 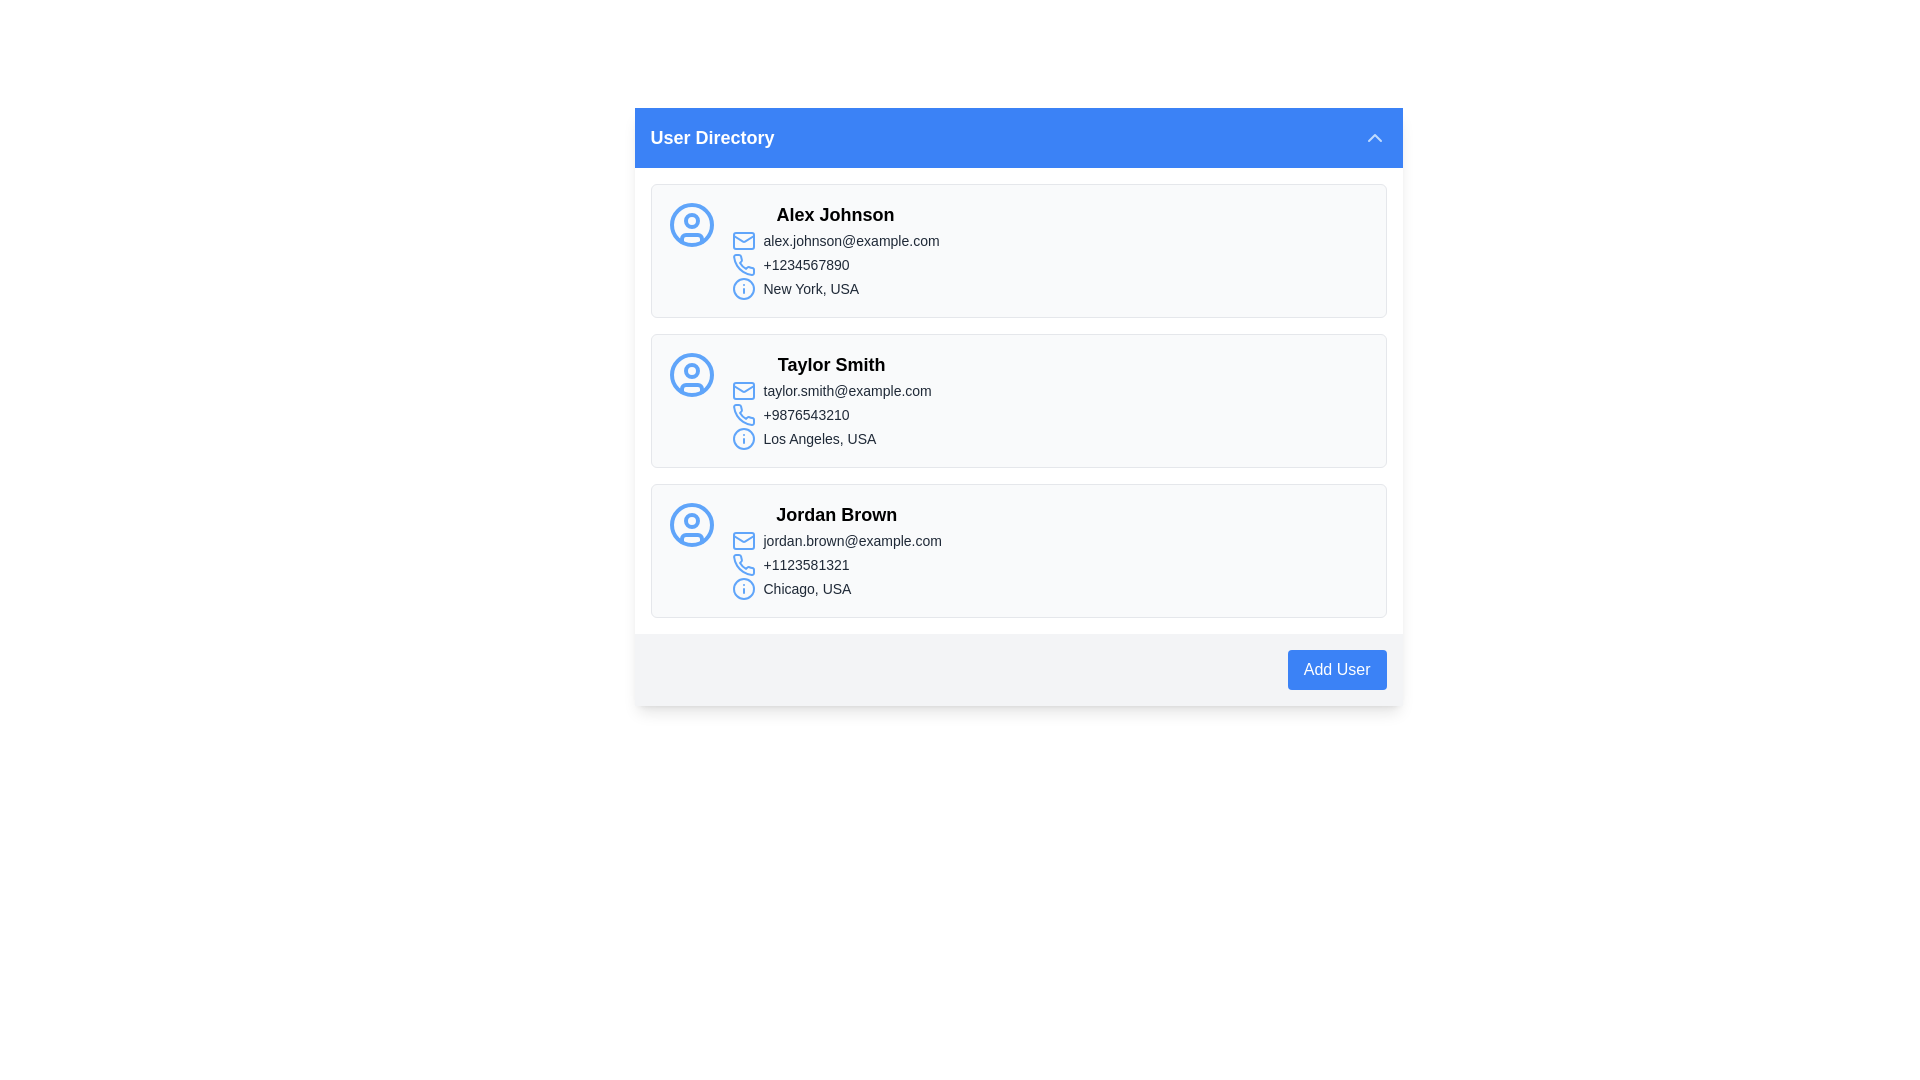 I want to click on the blue phone icon shaped like a handset located in the contact section of the 'Jordan Brown' card, positioned below the email icon and aligned with the phone number, so click(x=742, y=564).